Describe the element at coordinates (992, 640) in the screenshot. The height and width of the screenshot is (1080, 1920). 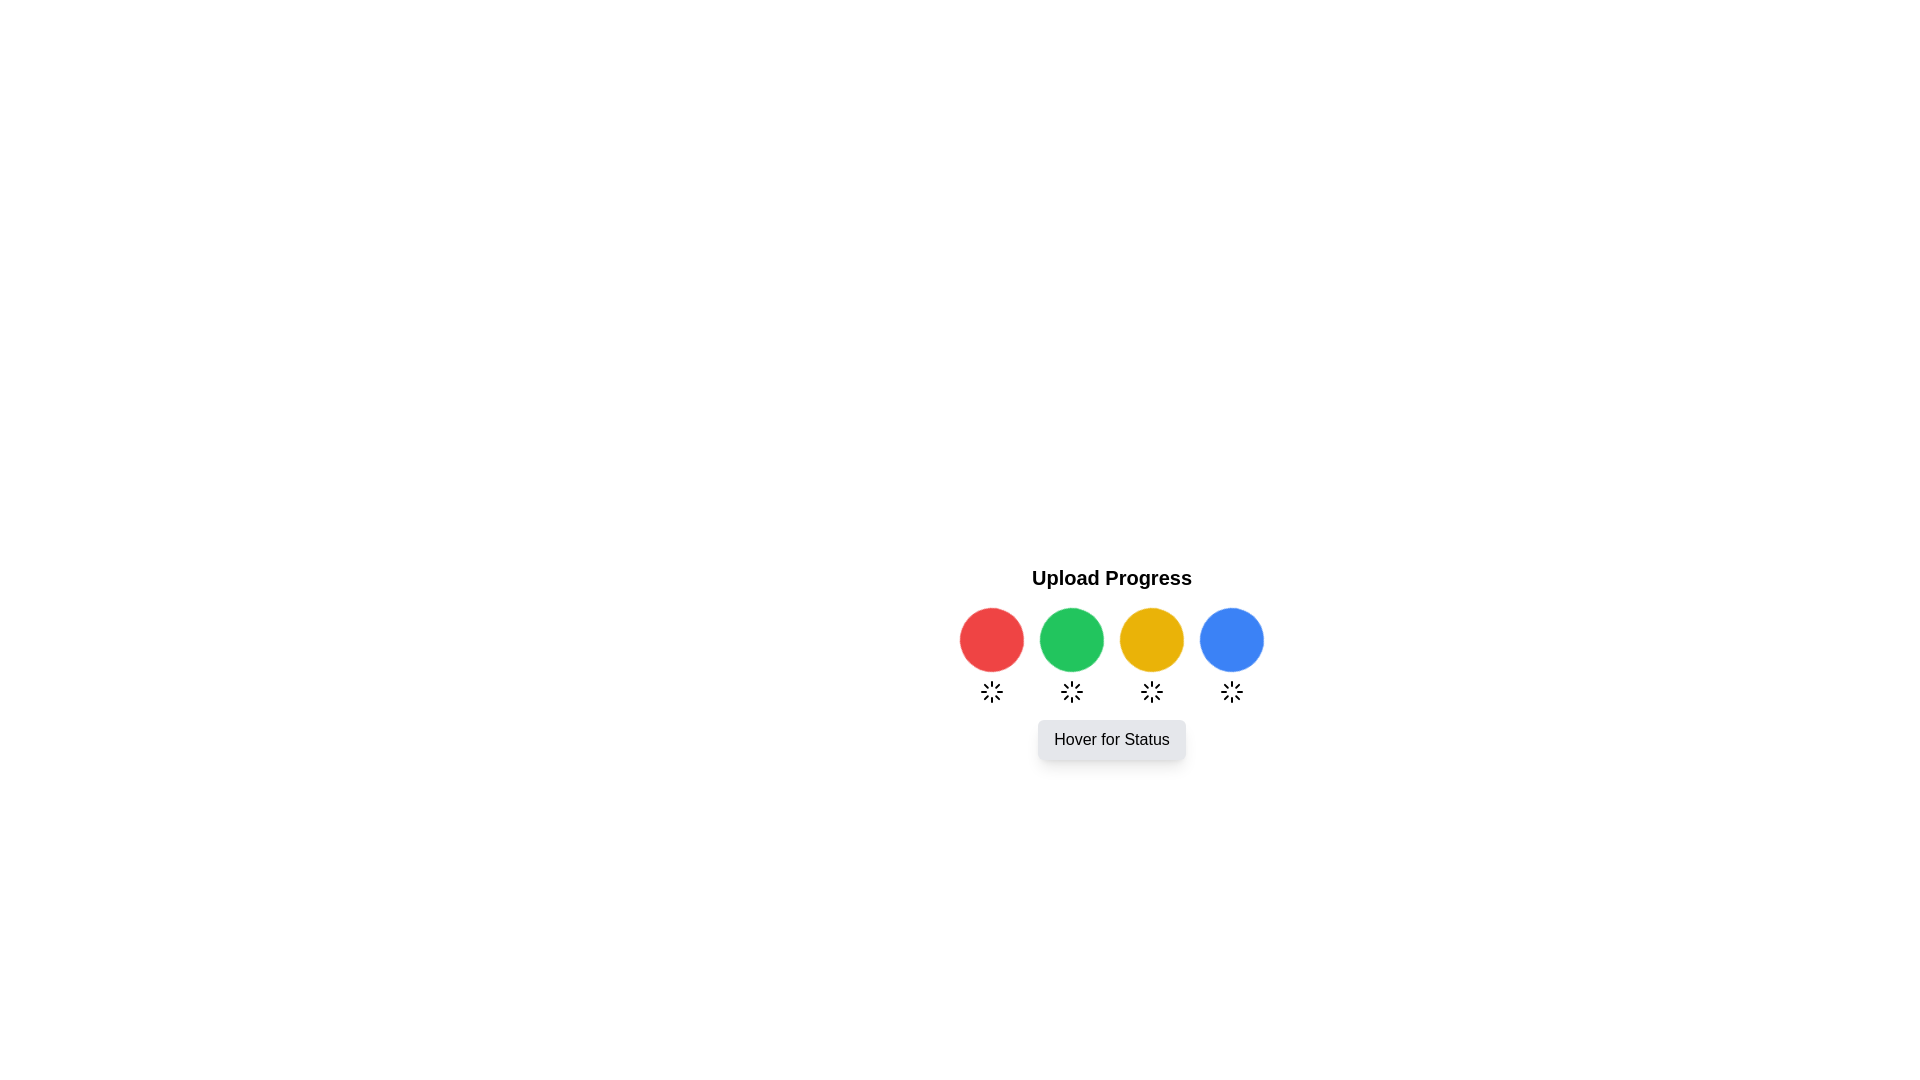
I see `the first colored circle in the 'Upload Progress' section, which serves as a status indicator` at that location.